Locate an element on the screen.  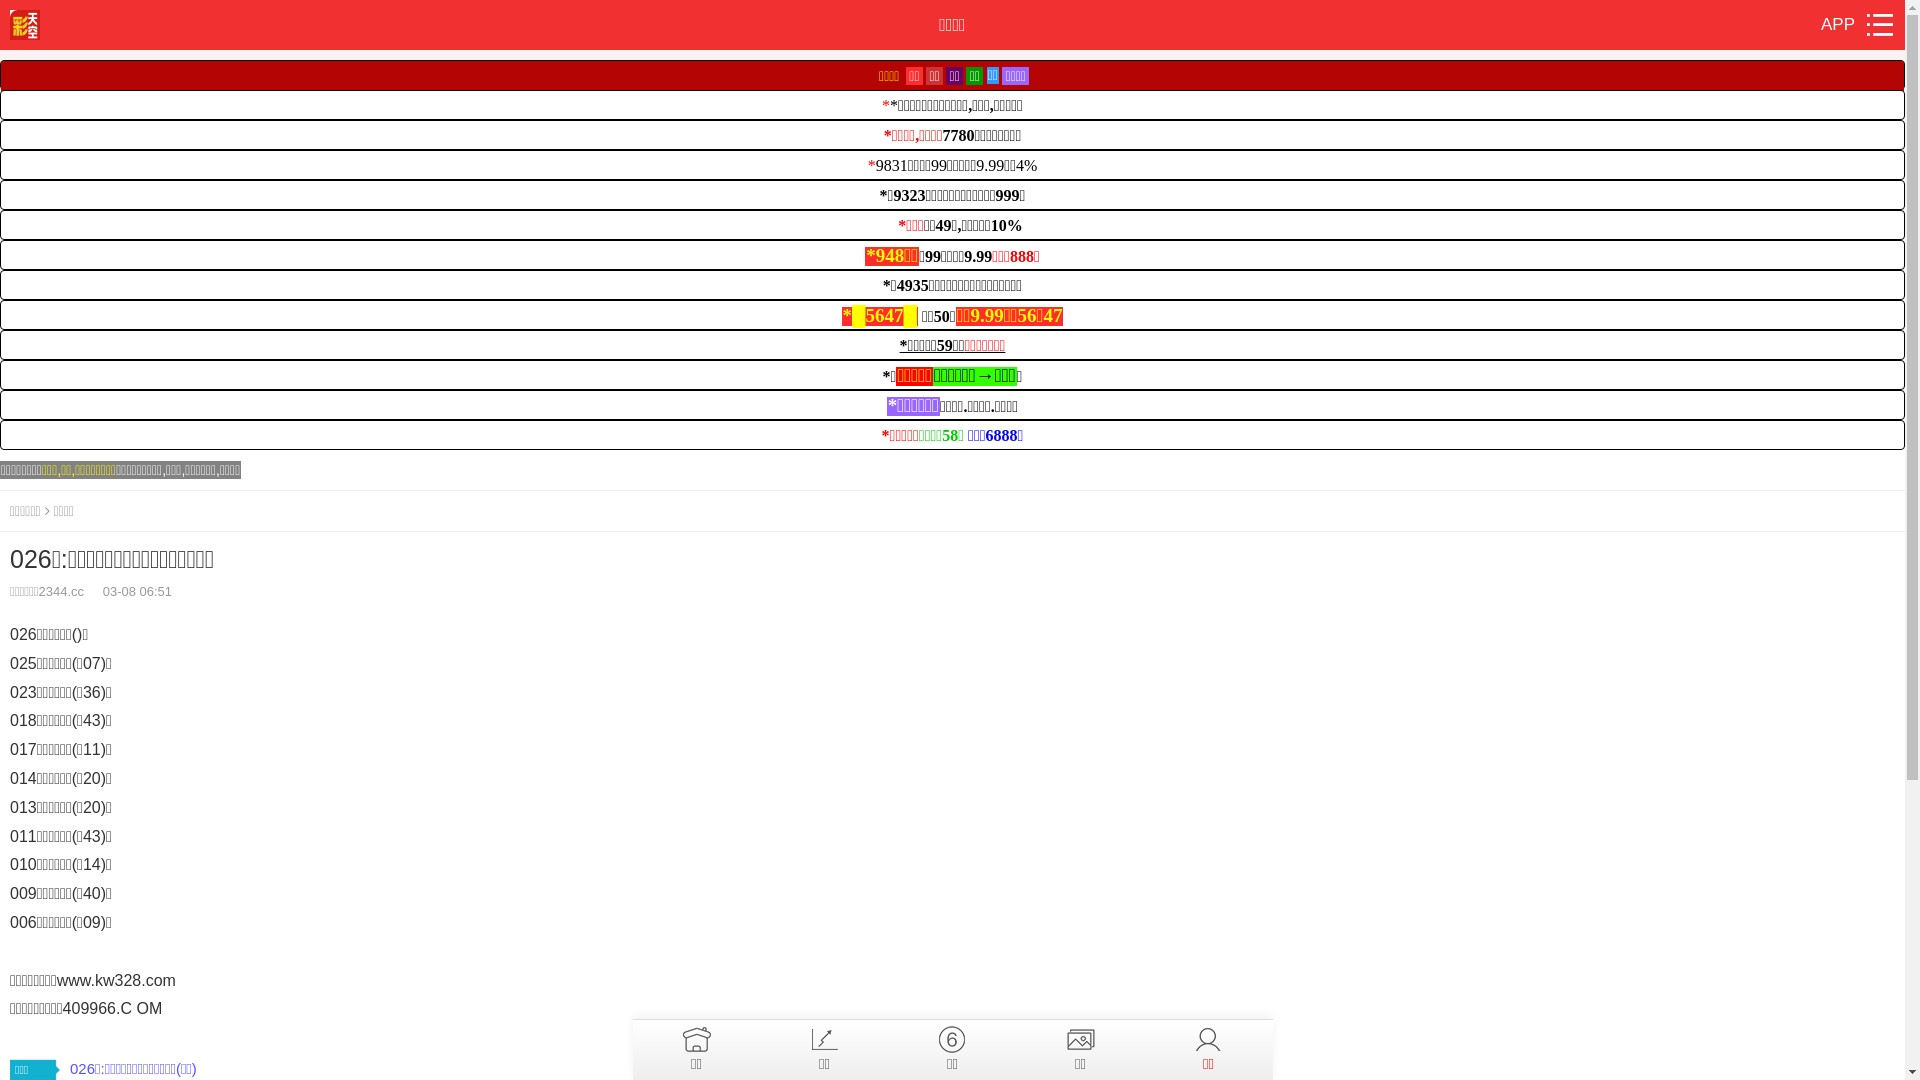
'APP' is located at coordinates (1820, 24).